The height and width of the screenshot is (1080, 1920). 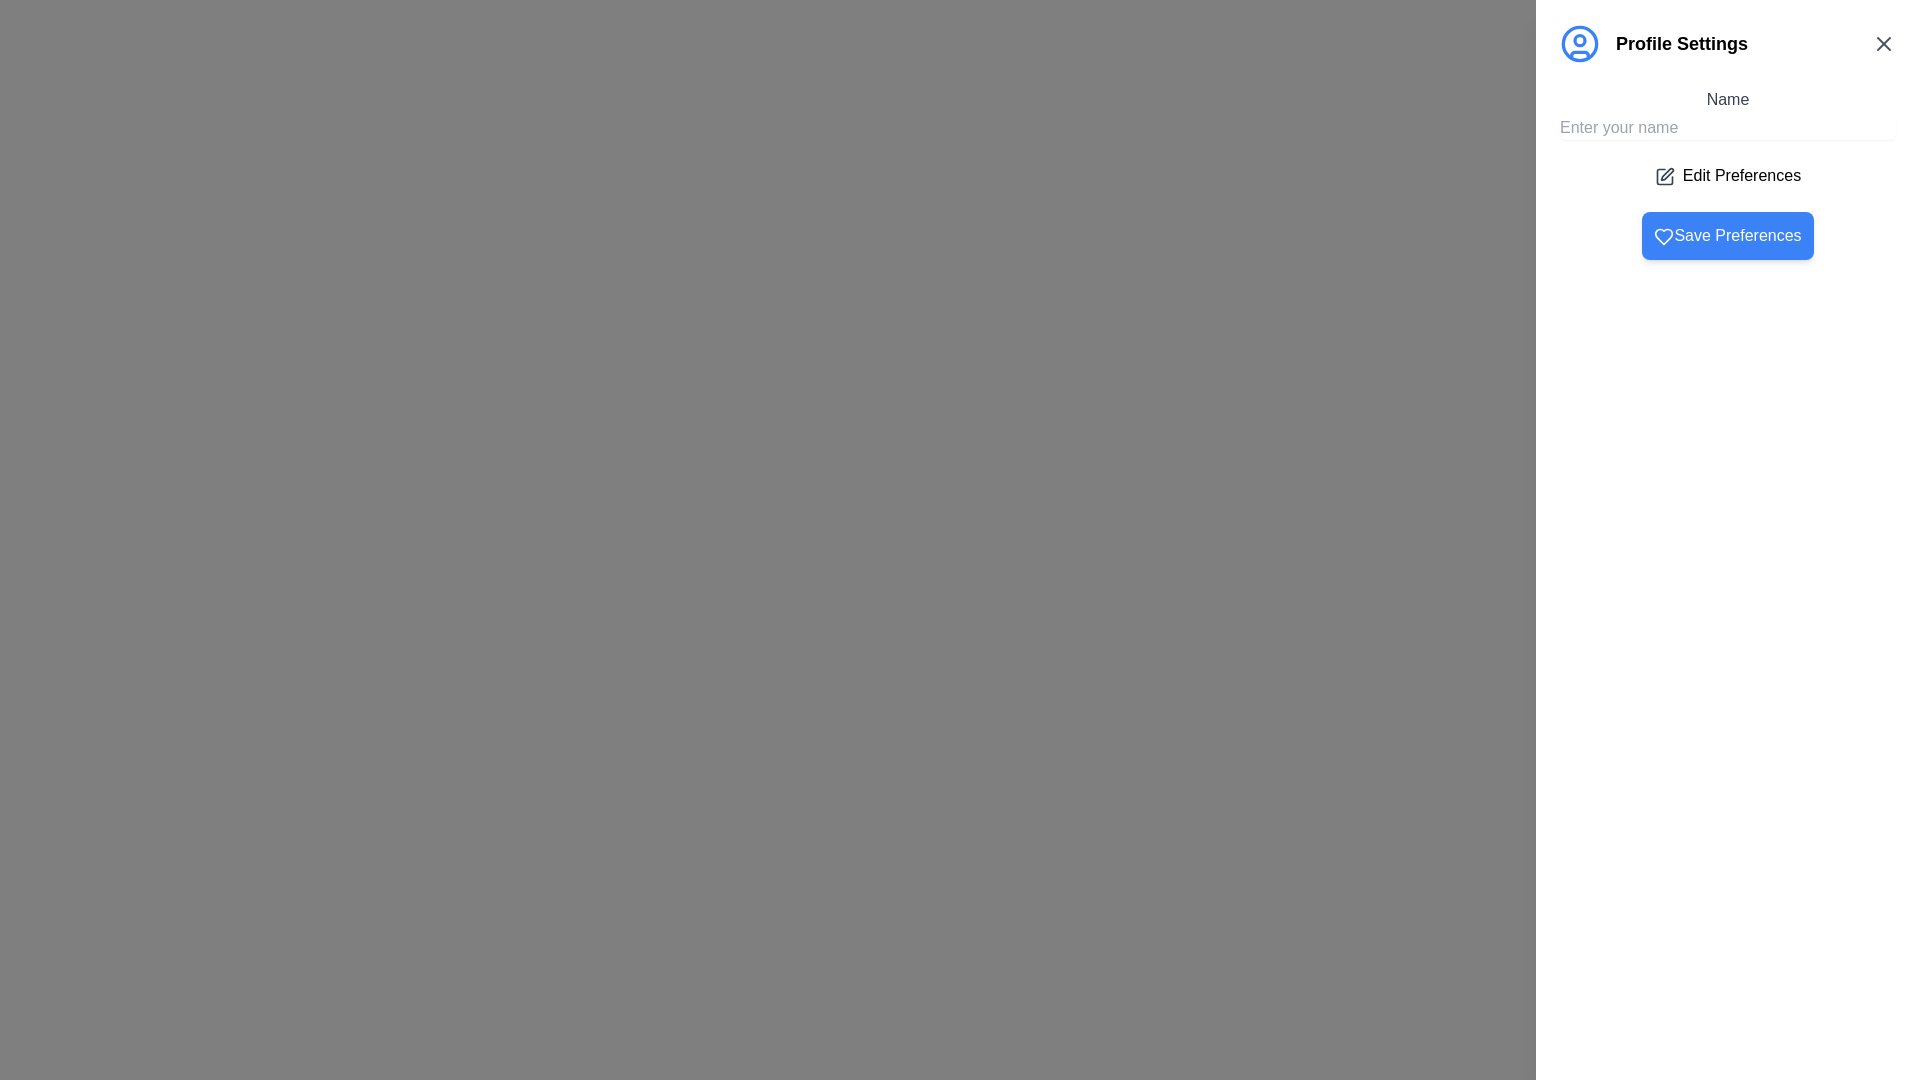 I want to click on the circular graphical component with a blue border and empty white center, which is the largest circle in the user profile icon located in the upper-left corner of the sidebar, so click(x=1578, y=43).